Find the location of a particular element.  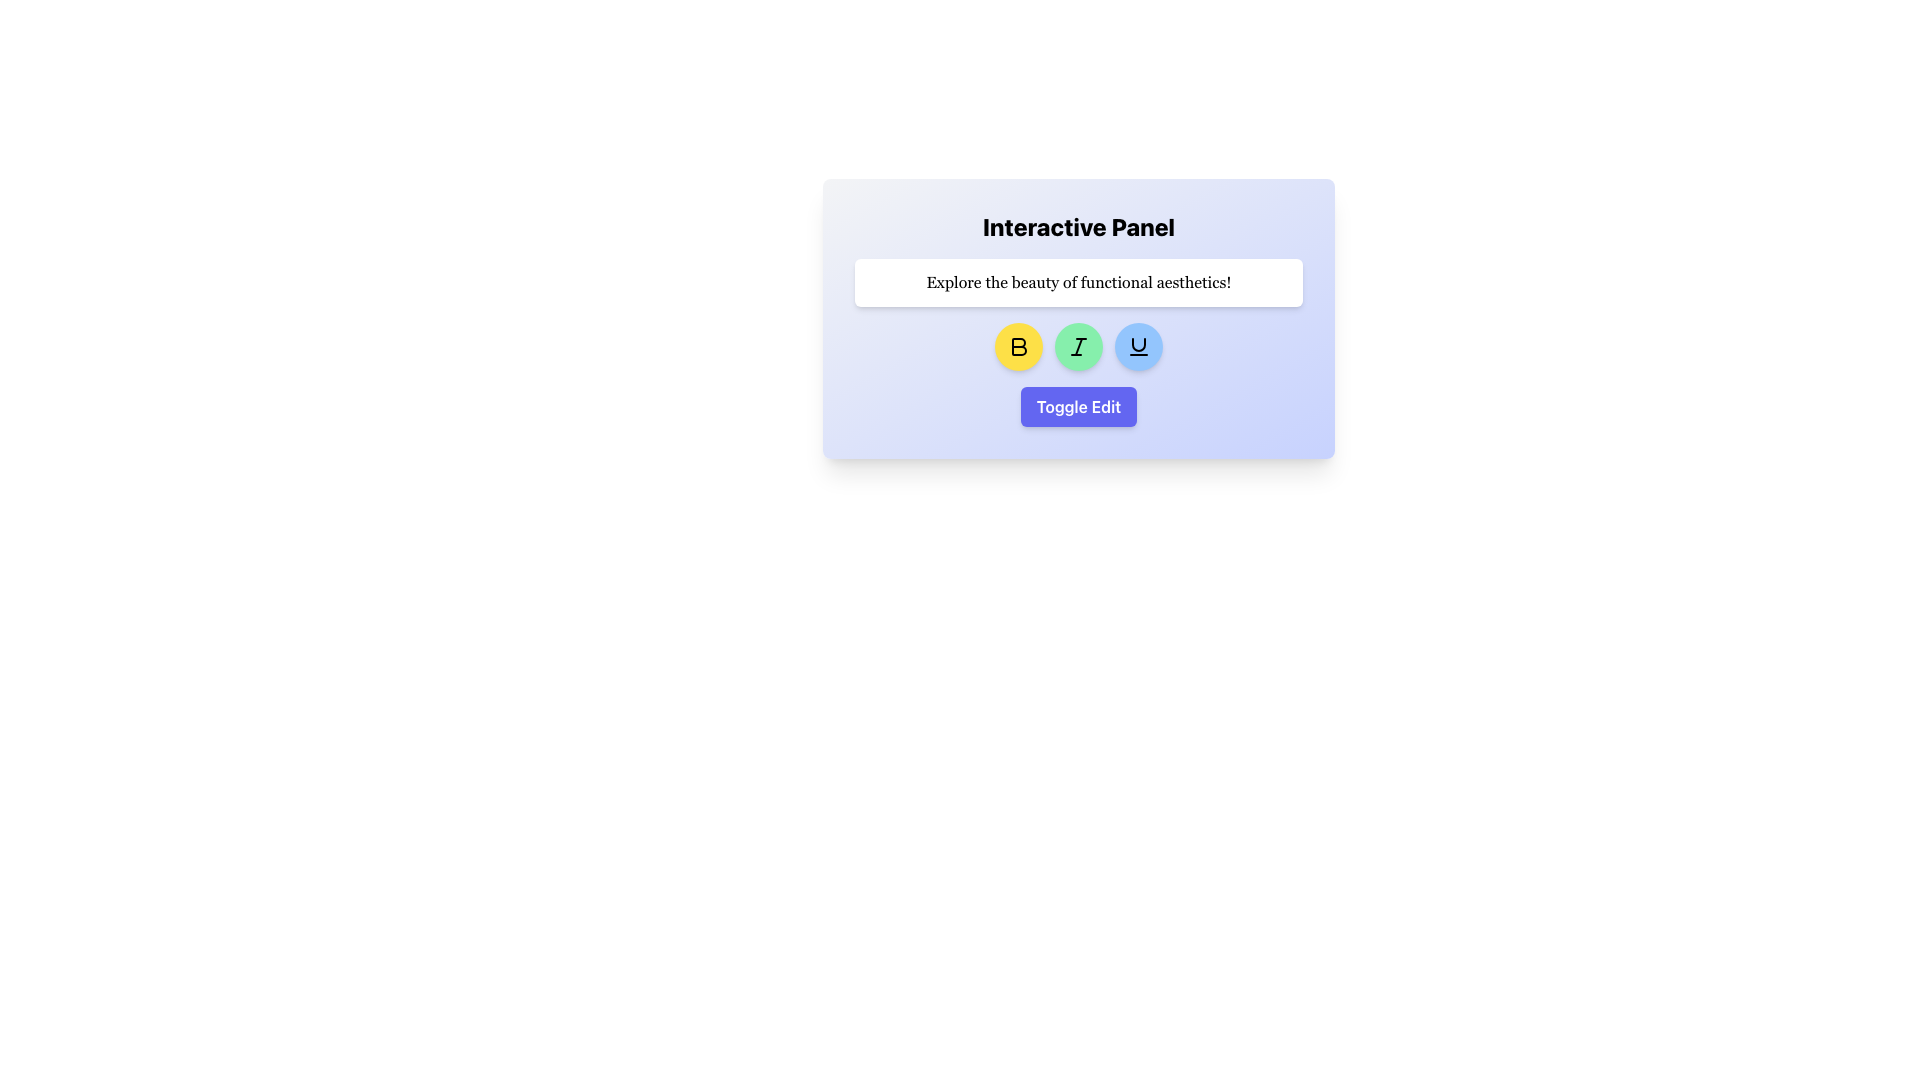

the diagonal line within the 'Italic' button, which is the second button from the left in the horizontal trio of buttons below the text box is located at coordinates (1078, 346).